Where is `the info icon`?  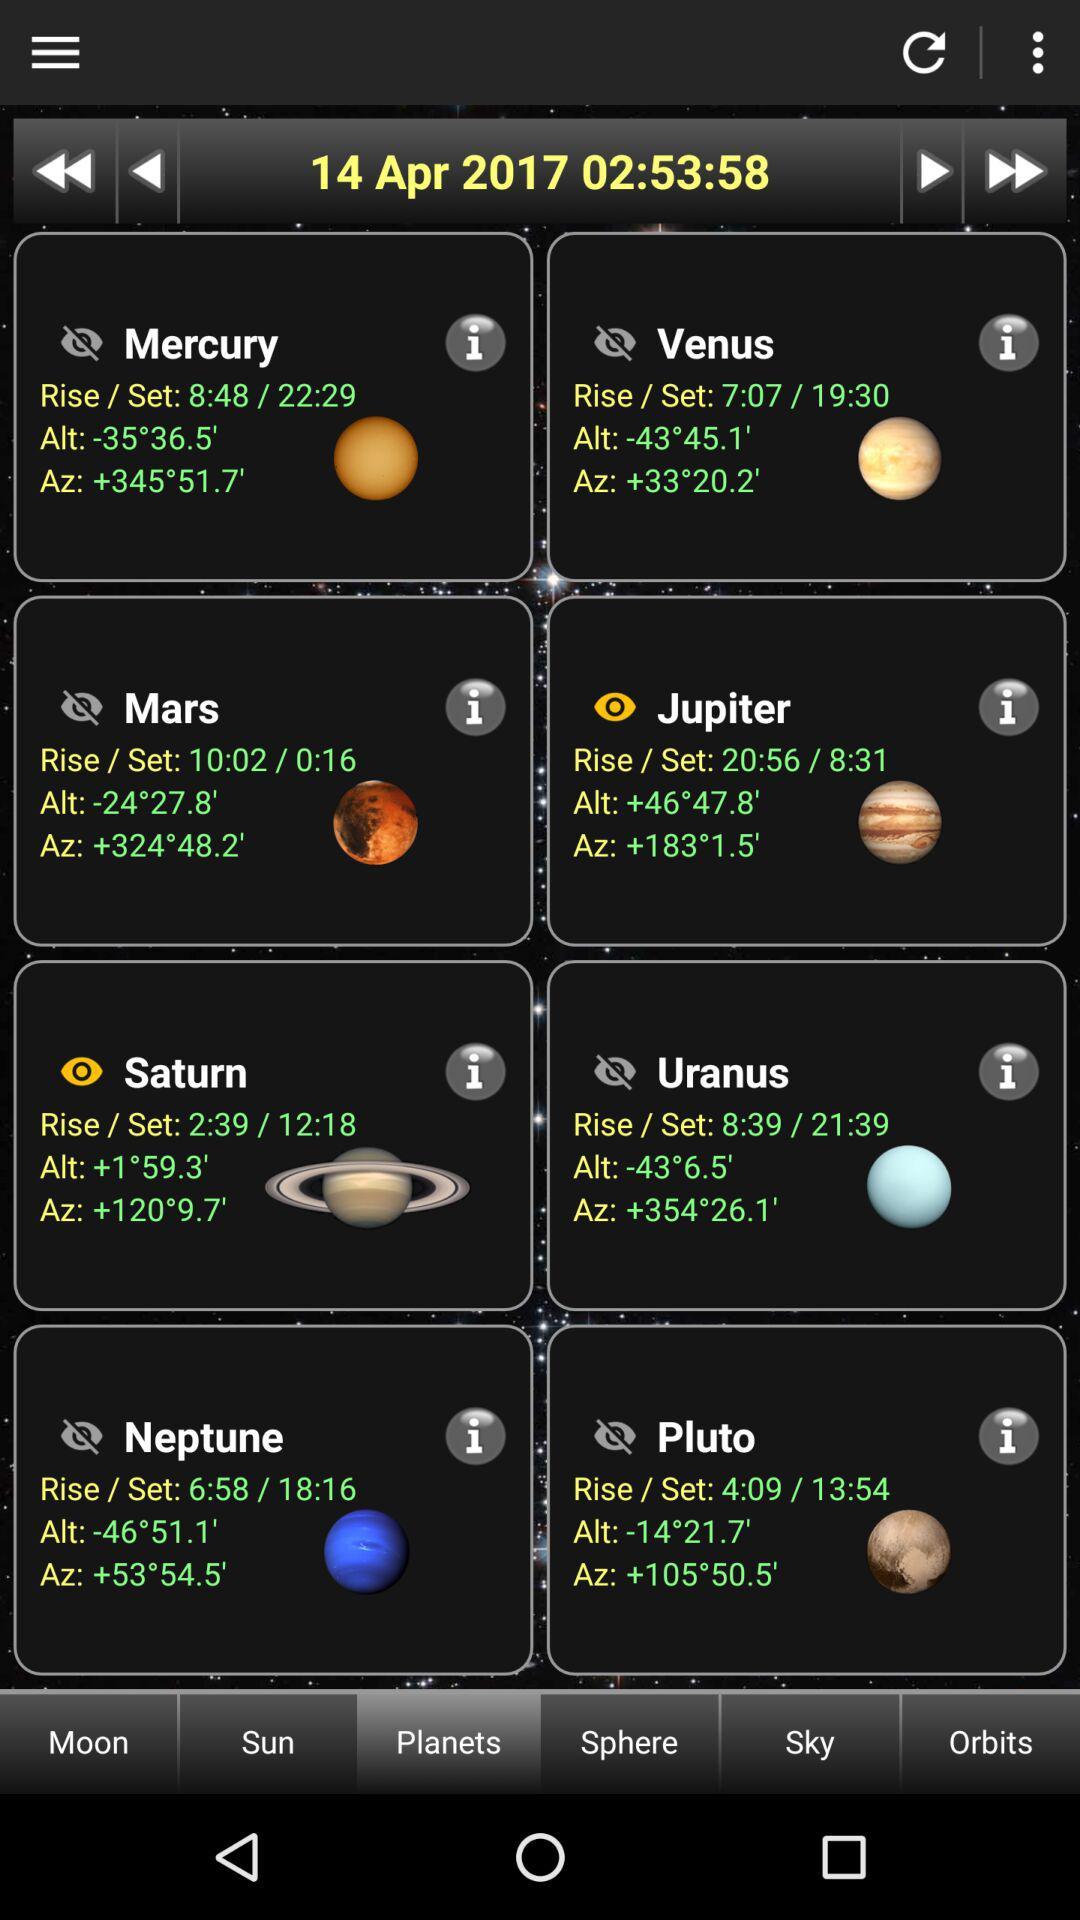 the info icon is located at coordinates (475, 706).